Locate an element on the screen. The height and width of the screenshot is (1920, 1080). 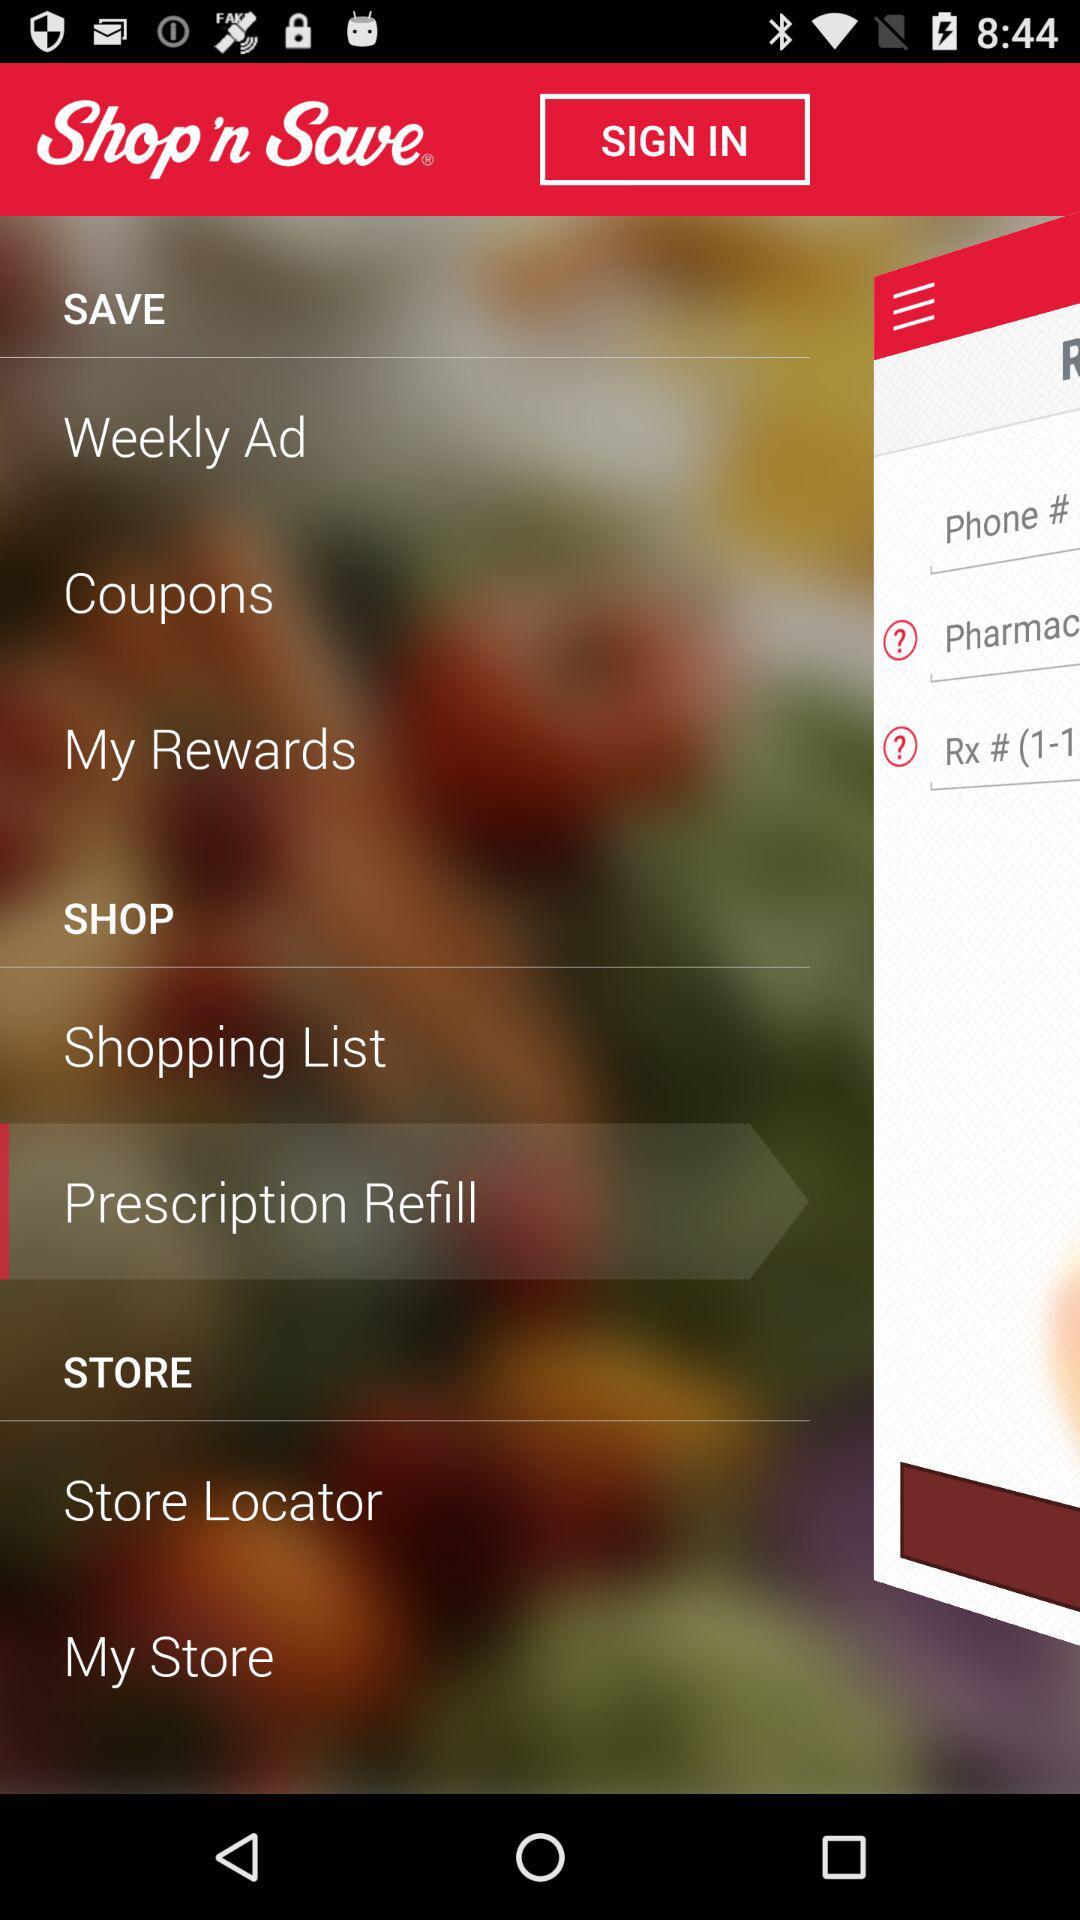
view answer is located at coordinates (900, 633).